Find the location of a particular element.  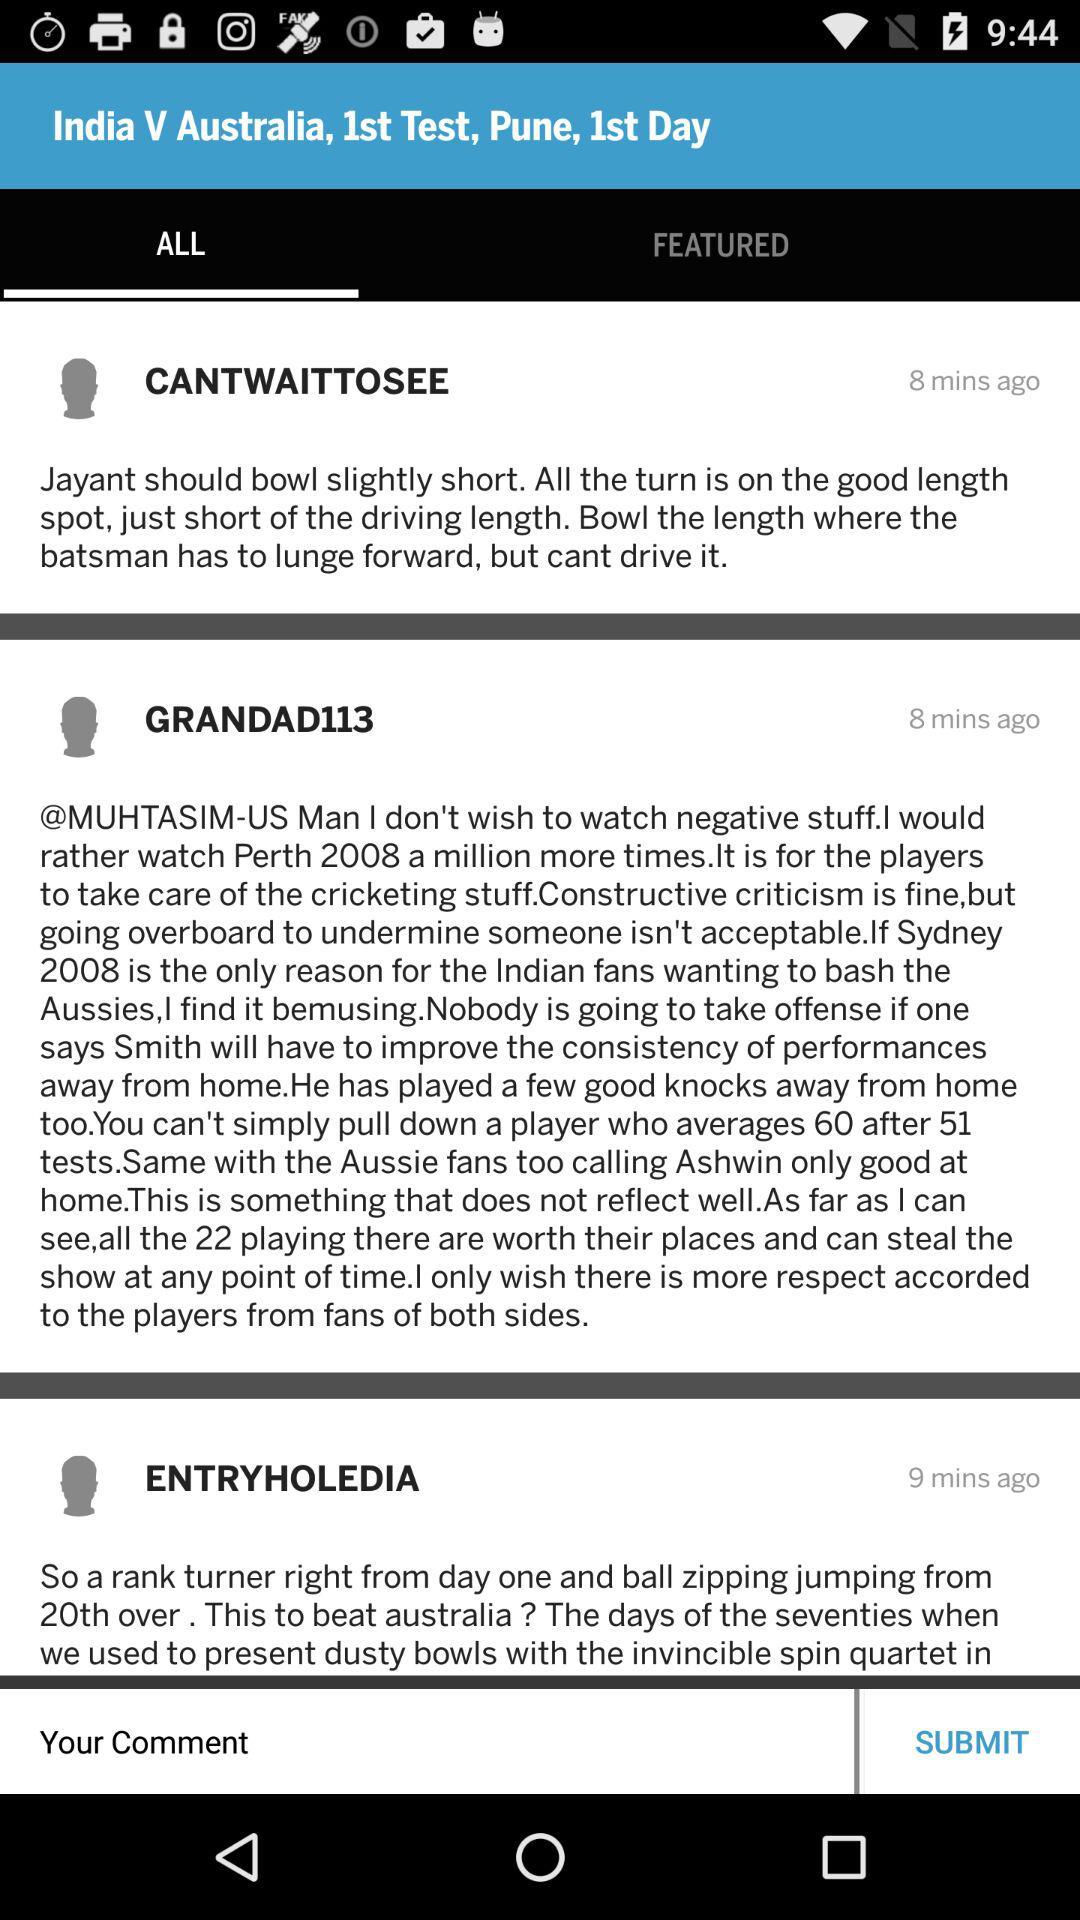

the muhtasim us man item is located at coordinates (540, 1064).